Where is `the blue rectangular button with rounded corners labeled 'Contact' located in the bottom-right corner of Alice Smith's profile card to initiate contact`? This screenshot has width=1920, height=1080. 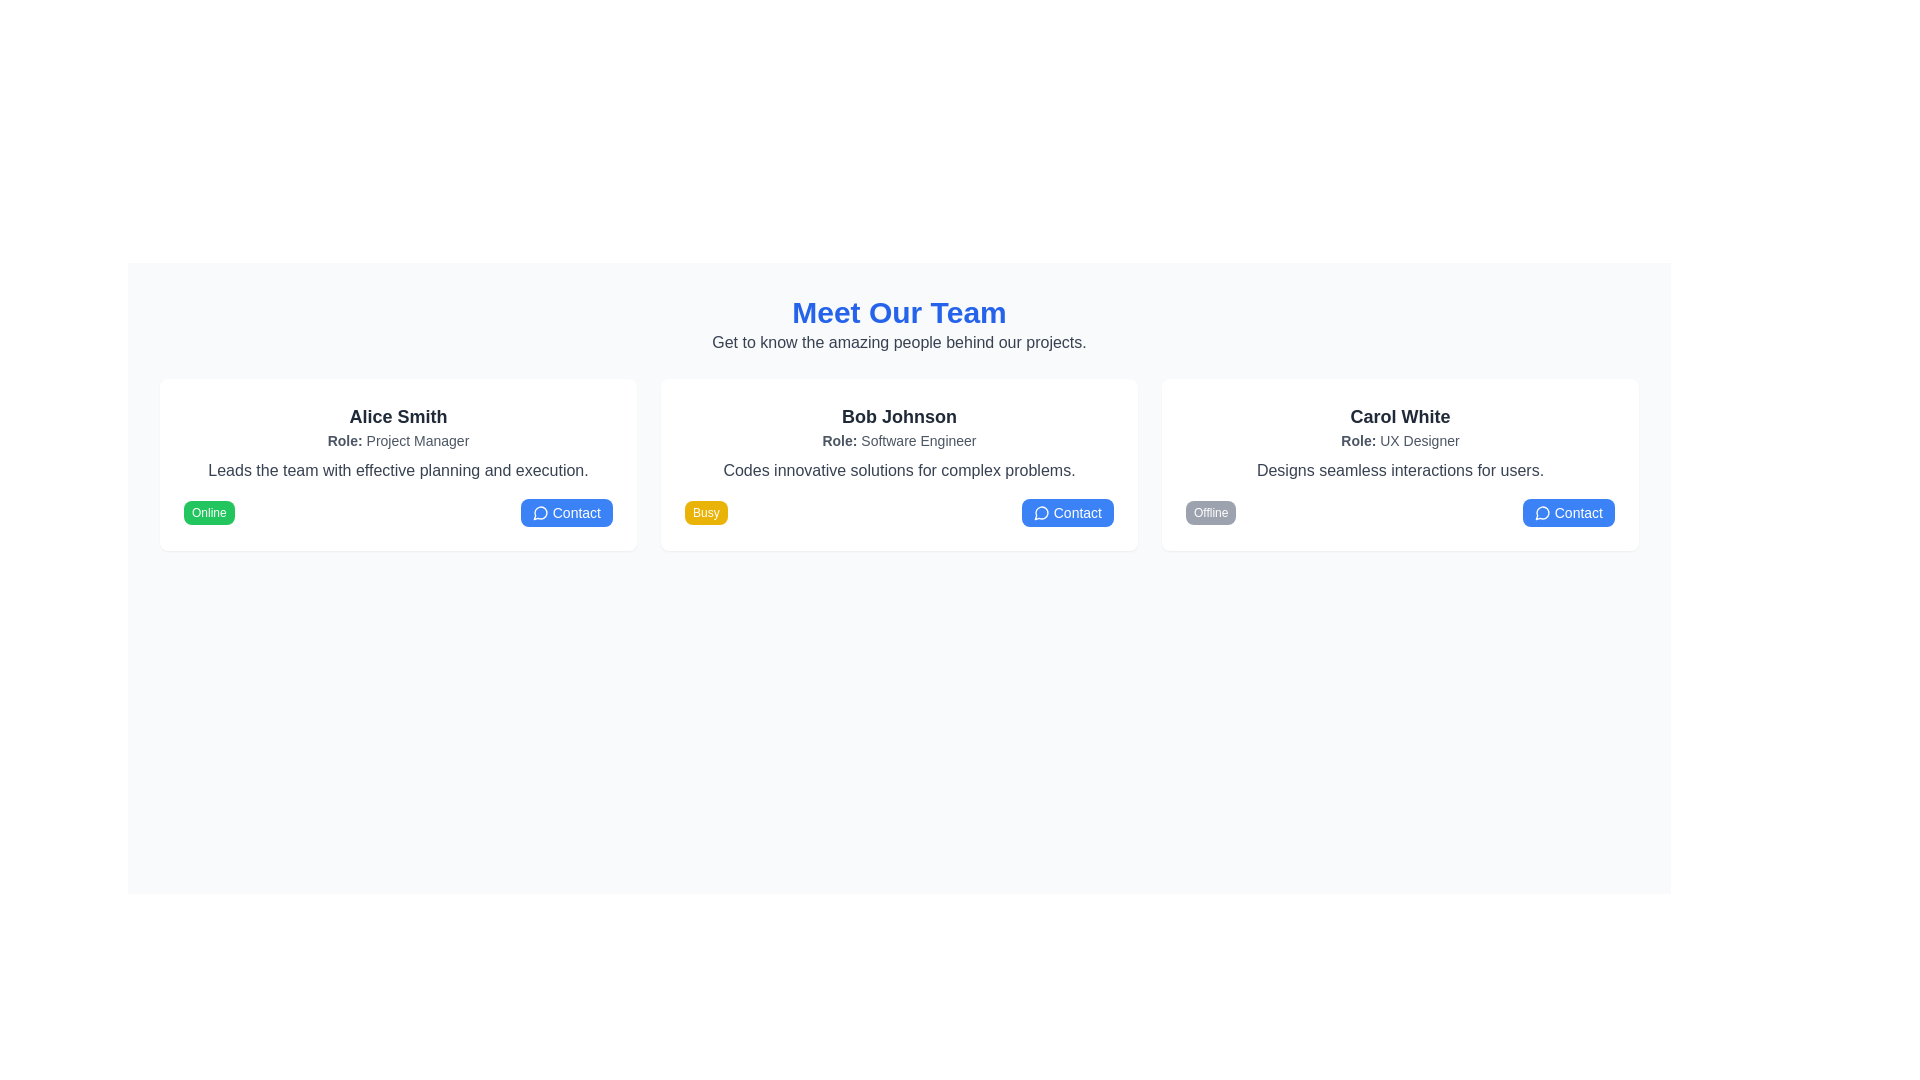 the blue rectangular button with rounded corners labeled 'Contact' located in the bottom-right corner of Alice Smith's profile card to initiate contact is located at coordinates (565, 512).